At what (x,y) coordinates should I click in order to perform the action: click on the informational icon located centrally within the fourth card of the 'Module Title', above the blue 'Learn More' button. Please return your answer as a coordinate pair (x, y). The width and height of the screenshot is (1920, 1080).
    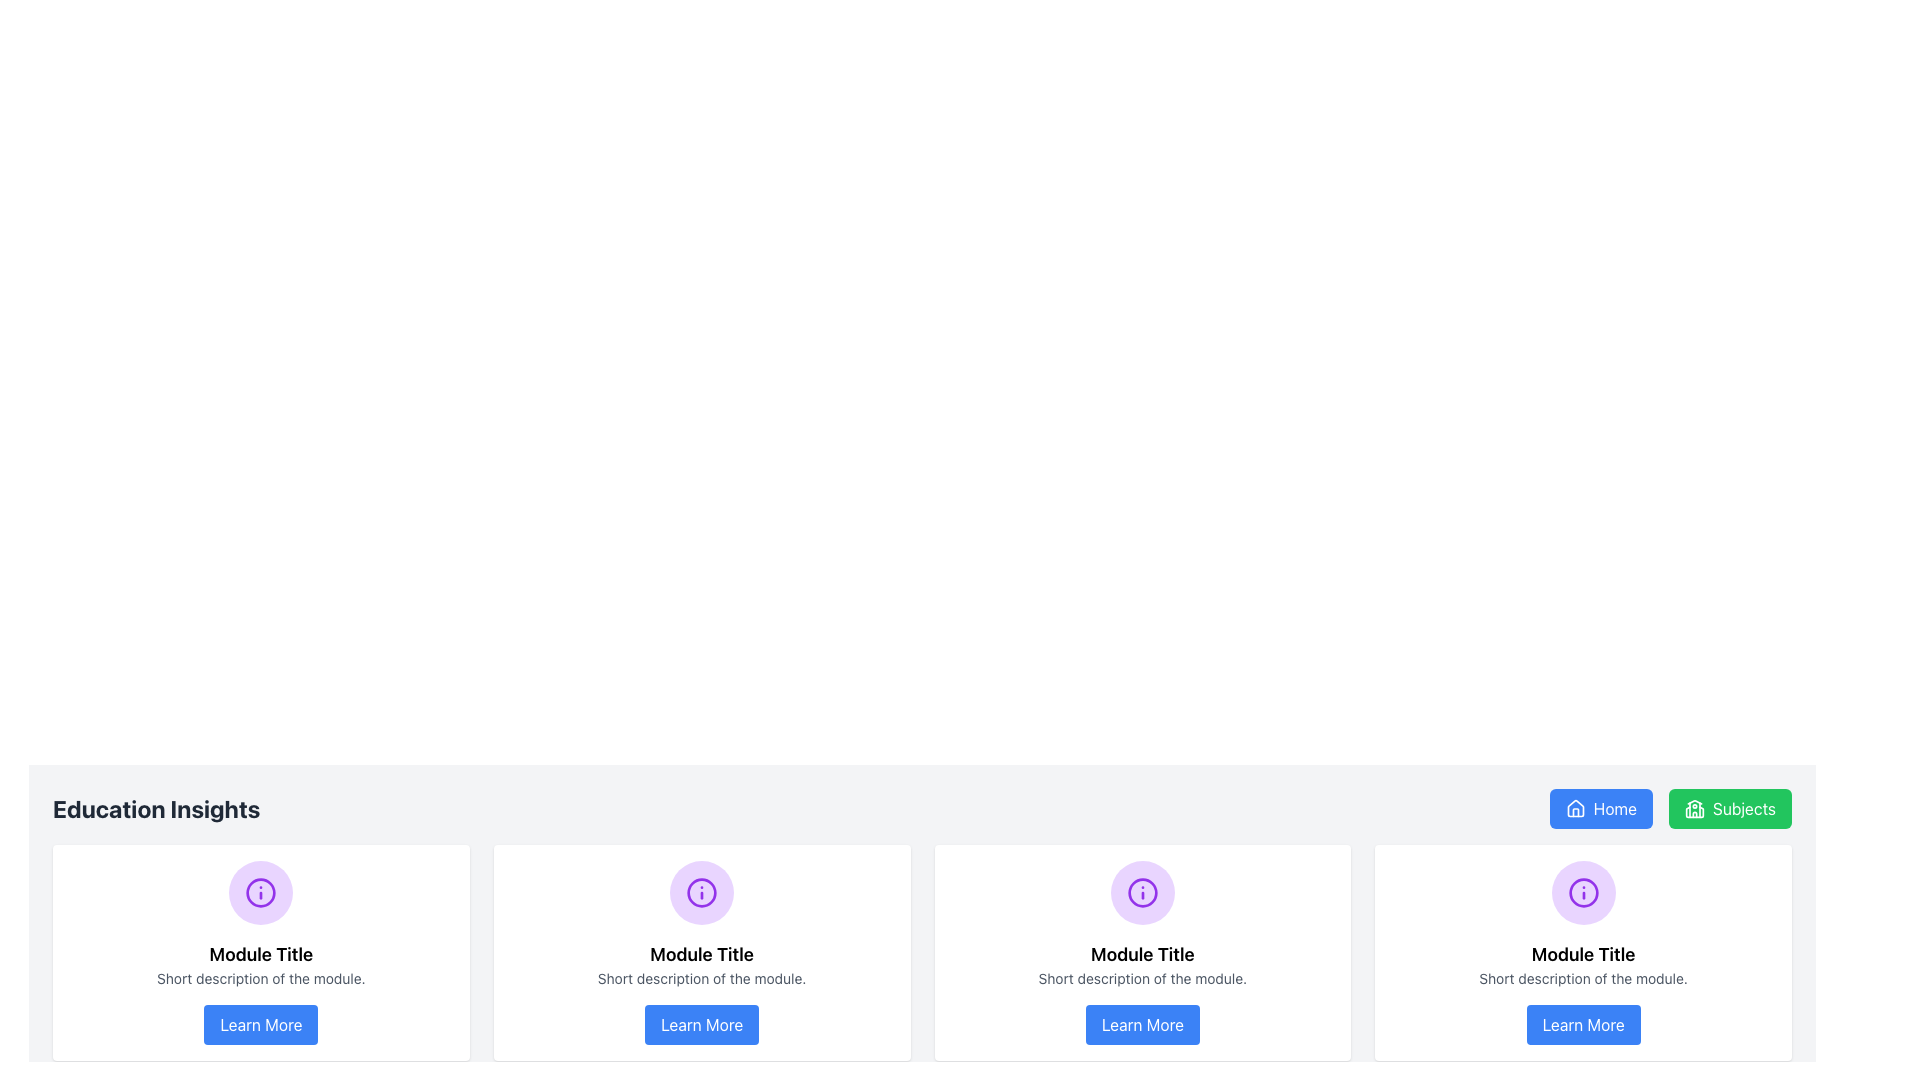
    Looking at the image, I should click on (1582, 892).